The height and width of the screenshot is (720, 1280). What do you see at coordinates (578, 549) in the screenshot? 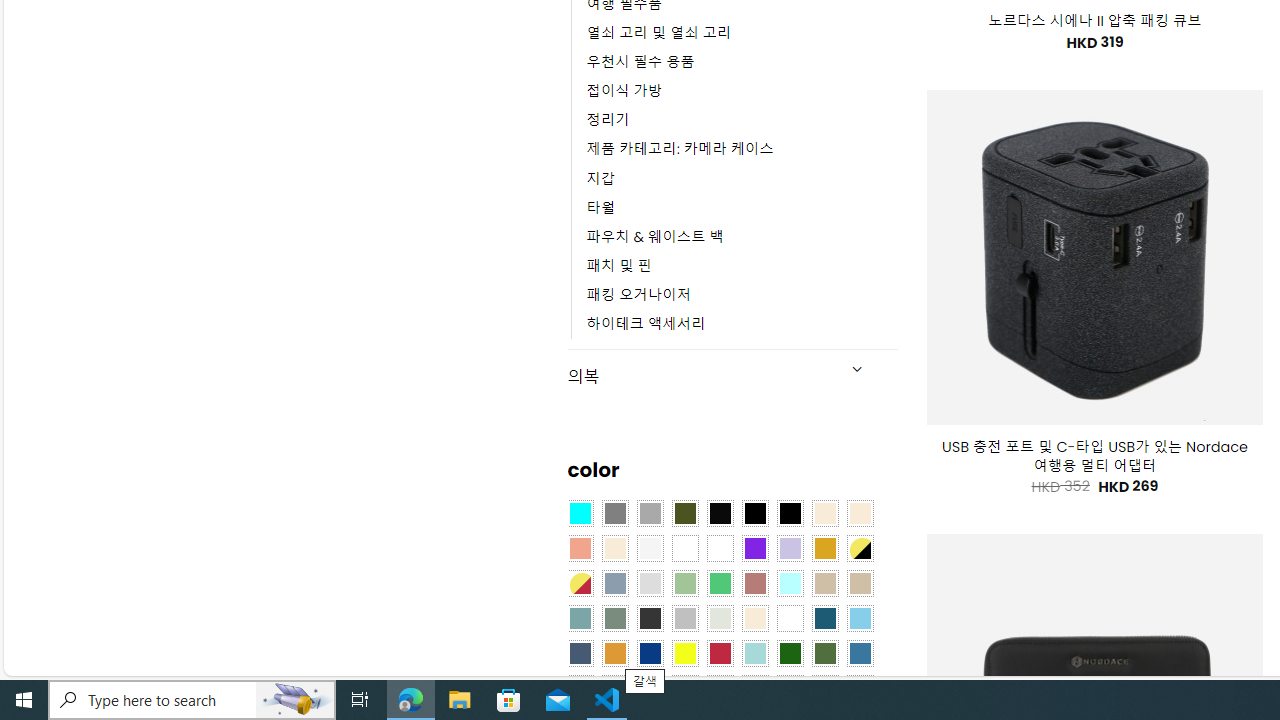
I see `'Coral'` at bounding box center [578, 549].